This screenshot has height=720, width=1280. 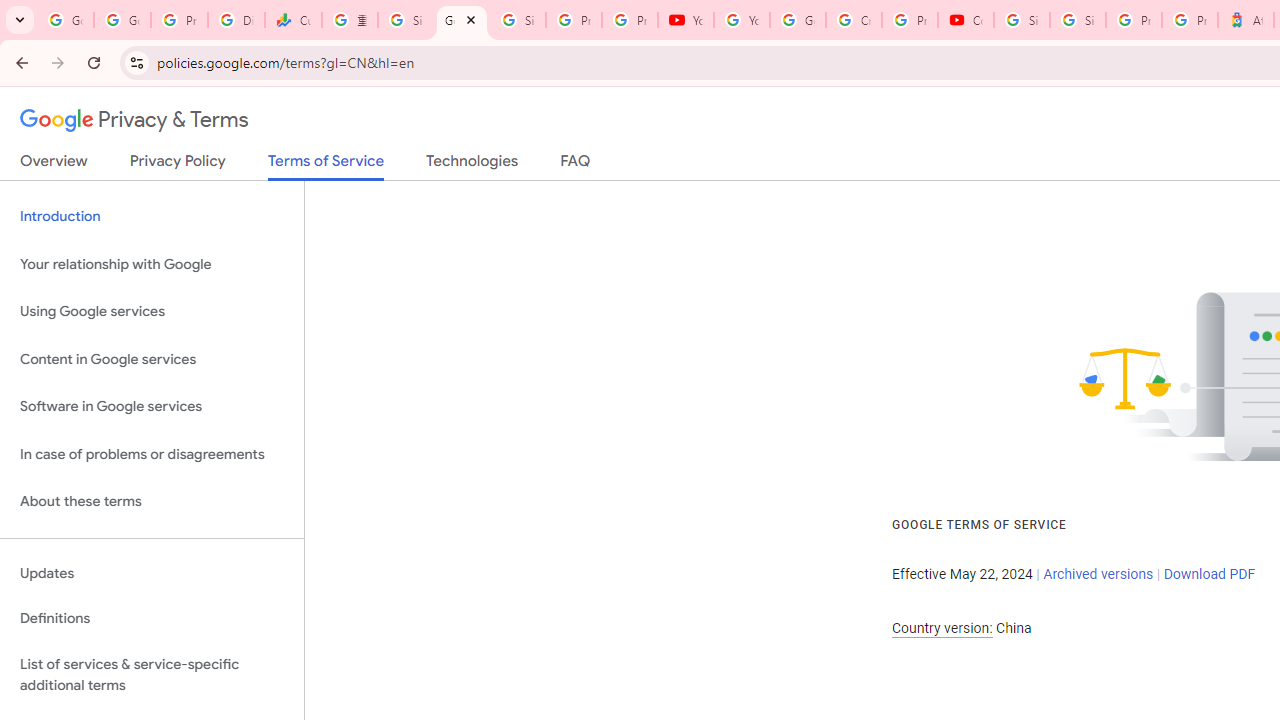 What do you see at coordinates (151, 454) in the screenshot?
I see `'In case of problems or disagreements'` at bounding box center [151, 454].